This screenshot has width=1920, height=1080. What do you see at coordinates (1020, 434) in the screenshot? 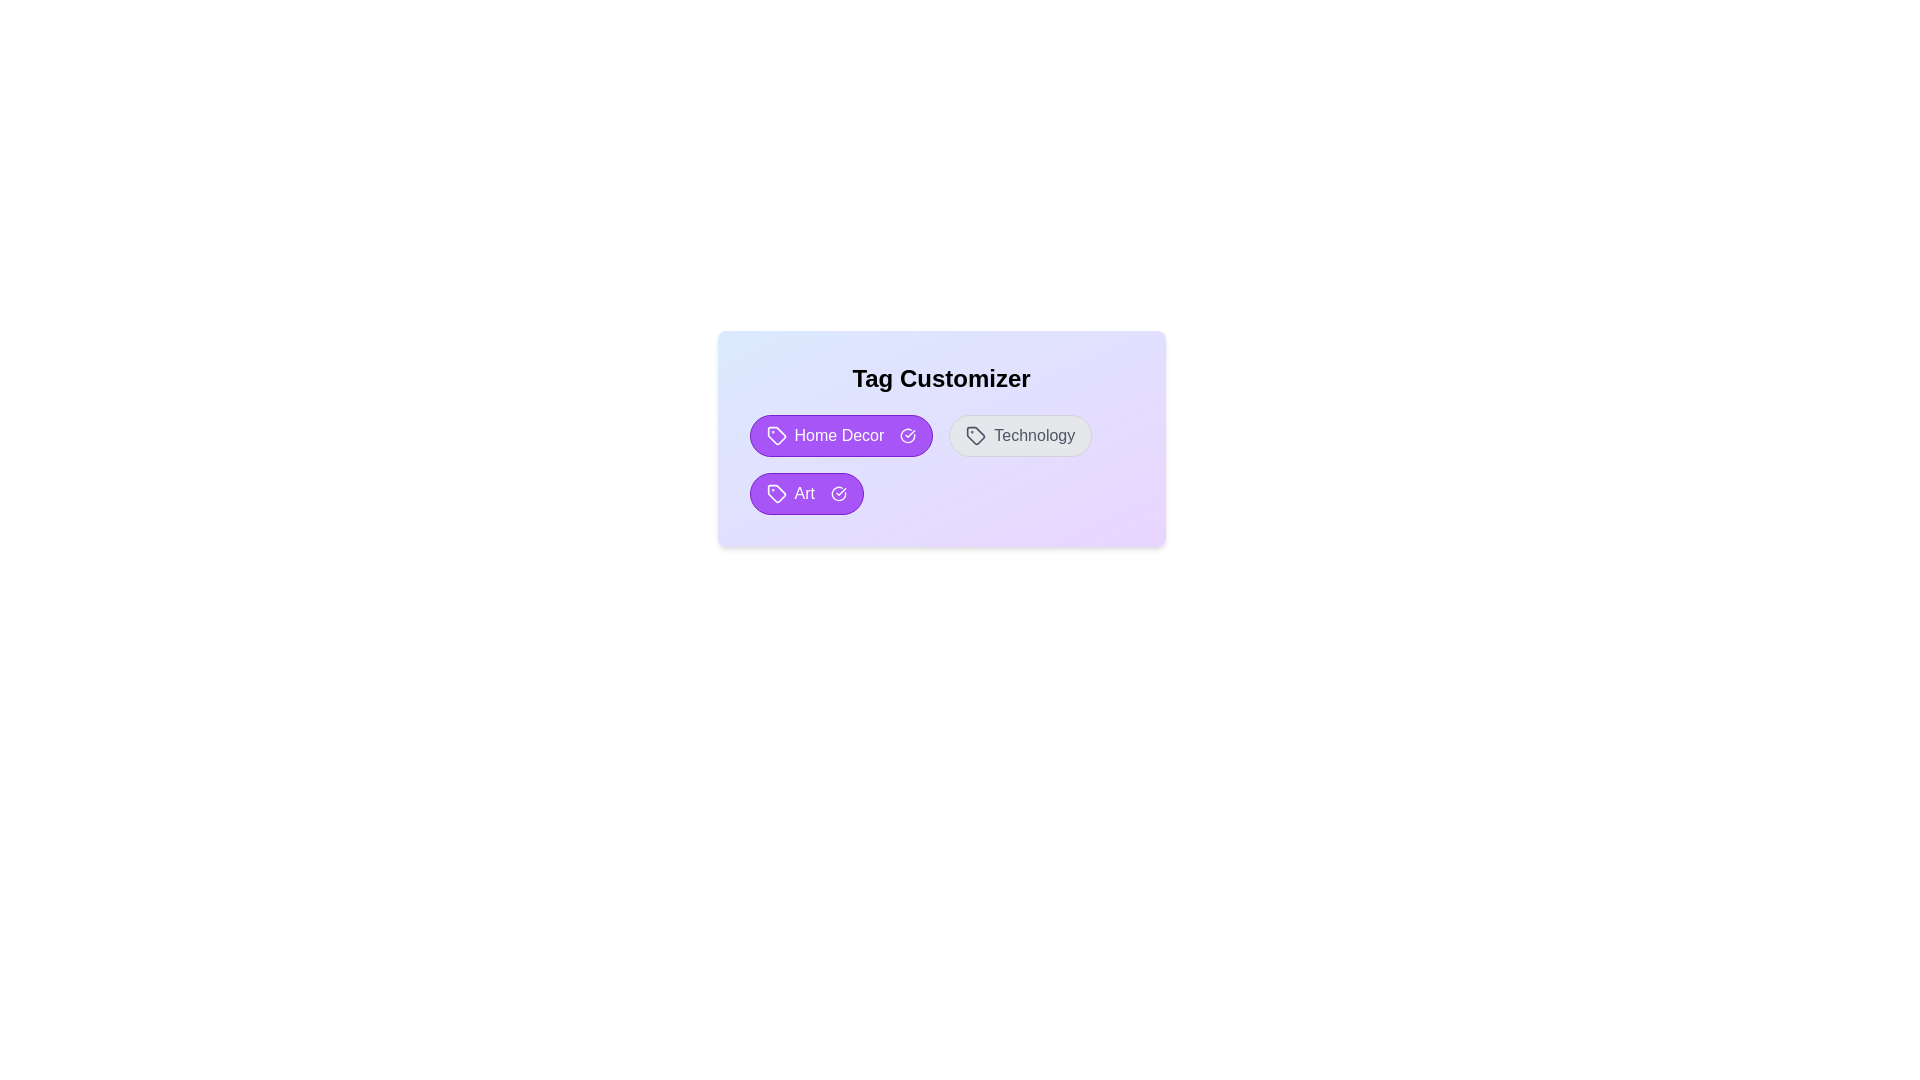
I see `the tag Technology by clicking on it` at bounding box center [1020, 434].